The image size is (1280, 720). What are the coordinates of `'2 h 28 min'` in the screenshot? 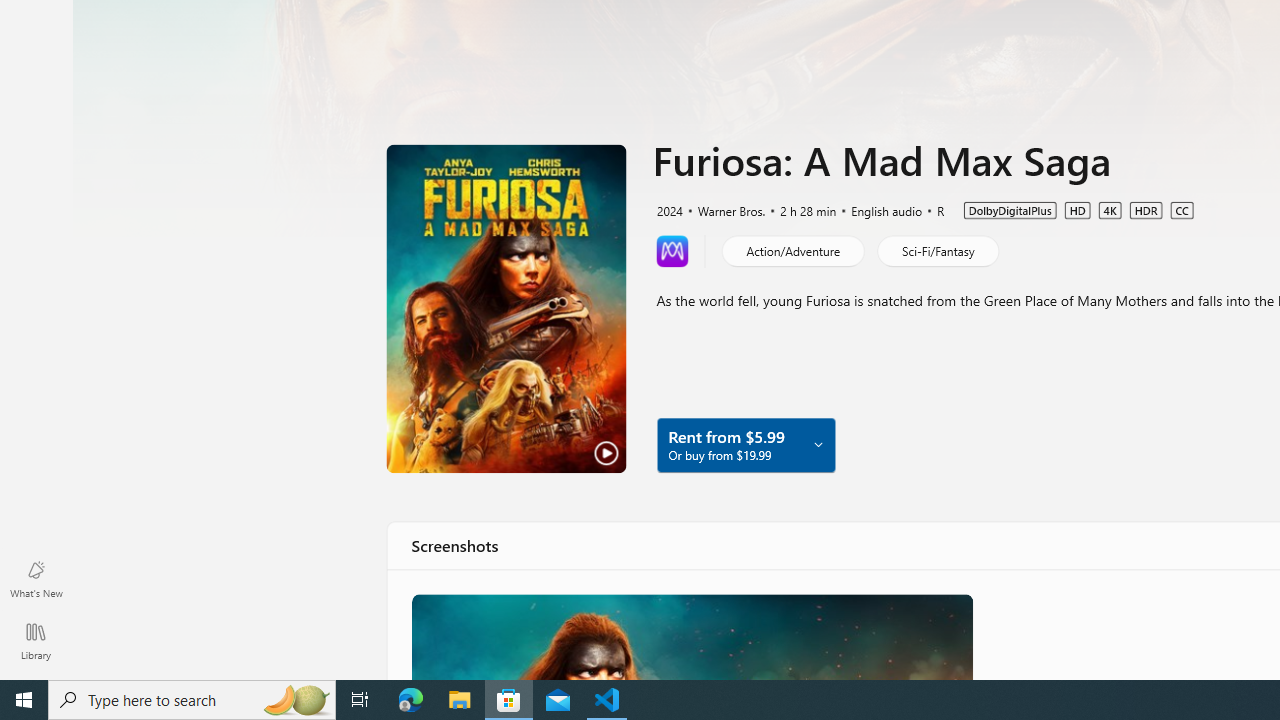 It's located at (798, 209).